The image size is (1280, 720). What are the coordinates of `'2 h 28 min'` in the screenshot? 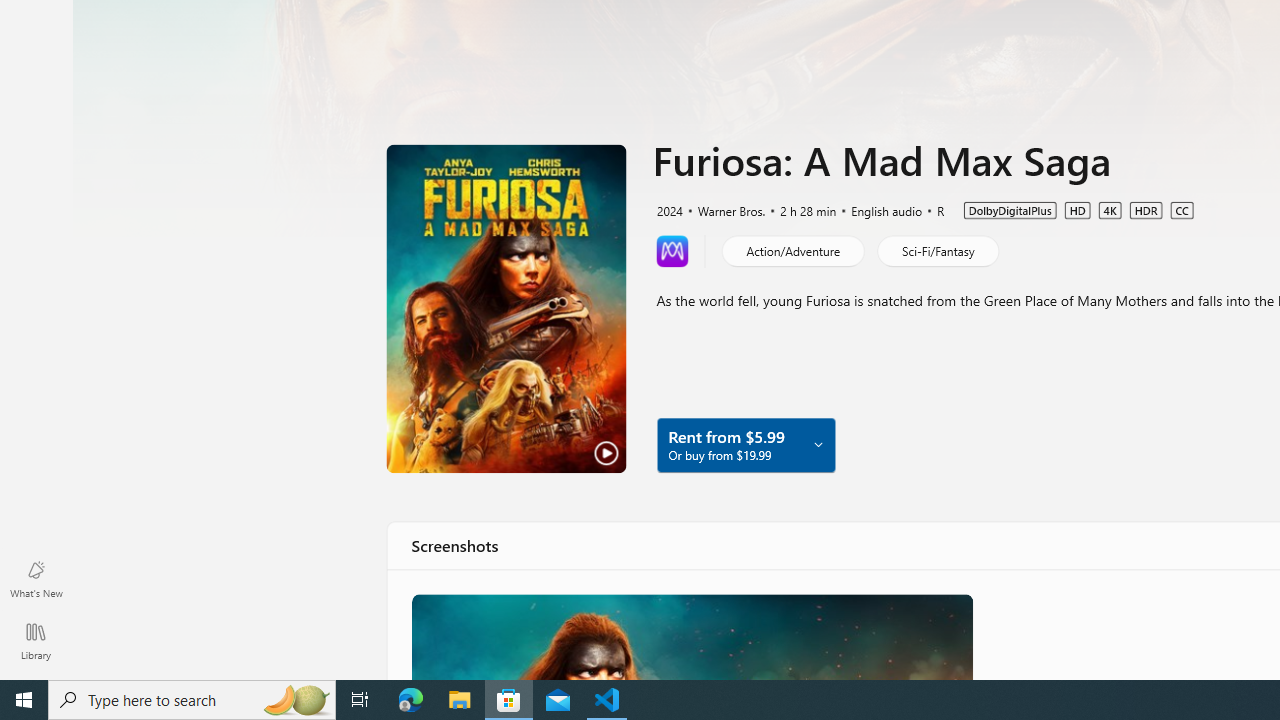 It's located at (798, 209).